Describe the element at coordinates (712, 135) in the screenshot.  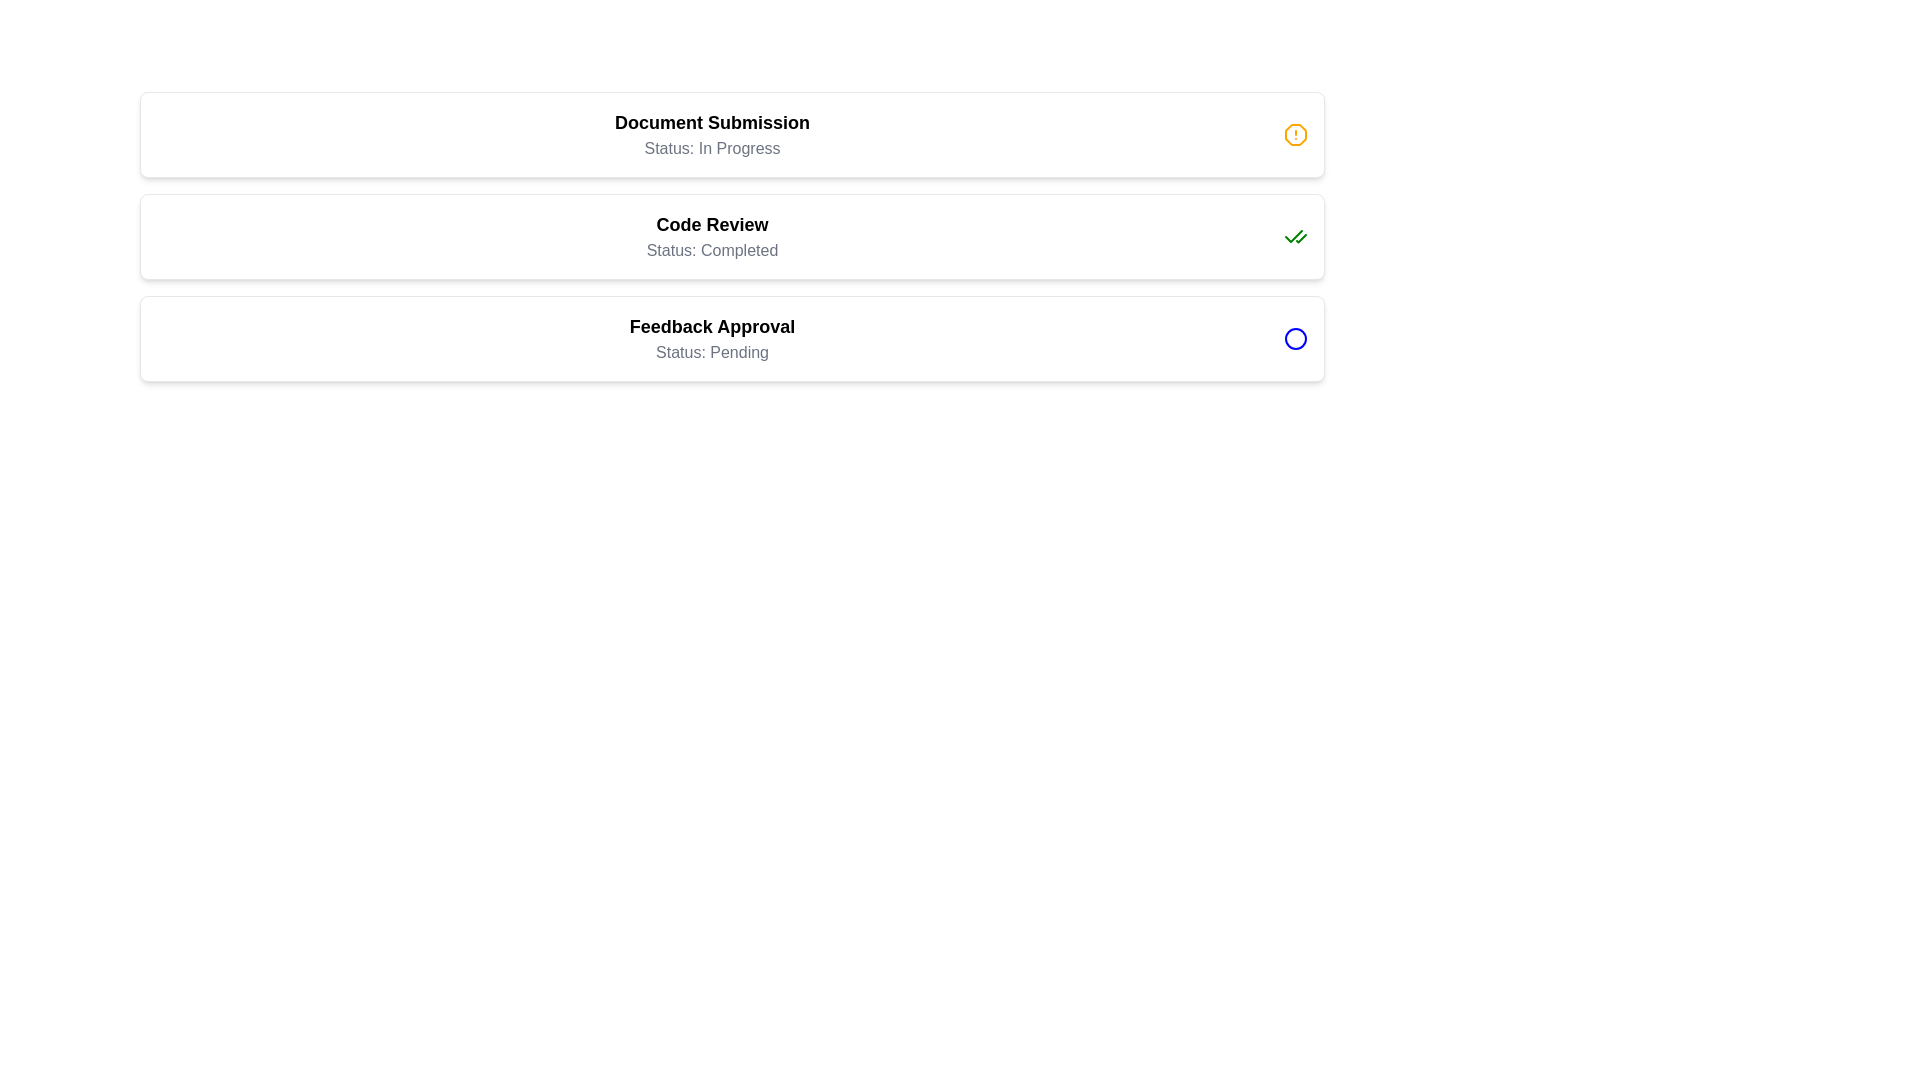
I see `the 'Document Submission' header element, which displays 'Status: In Progress' as subtext, positioned at the top-left of the content area` at that location.